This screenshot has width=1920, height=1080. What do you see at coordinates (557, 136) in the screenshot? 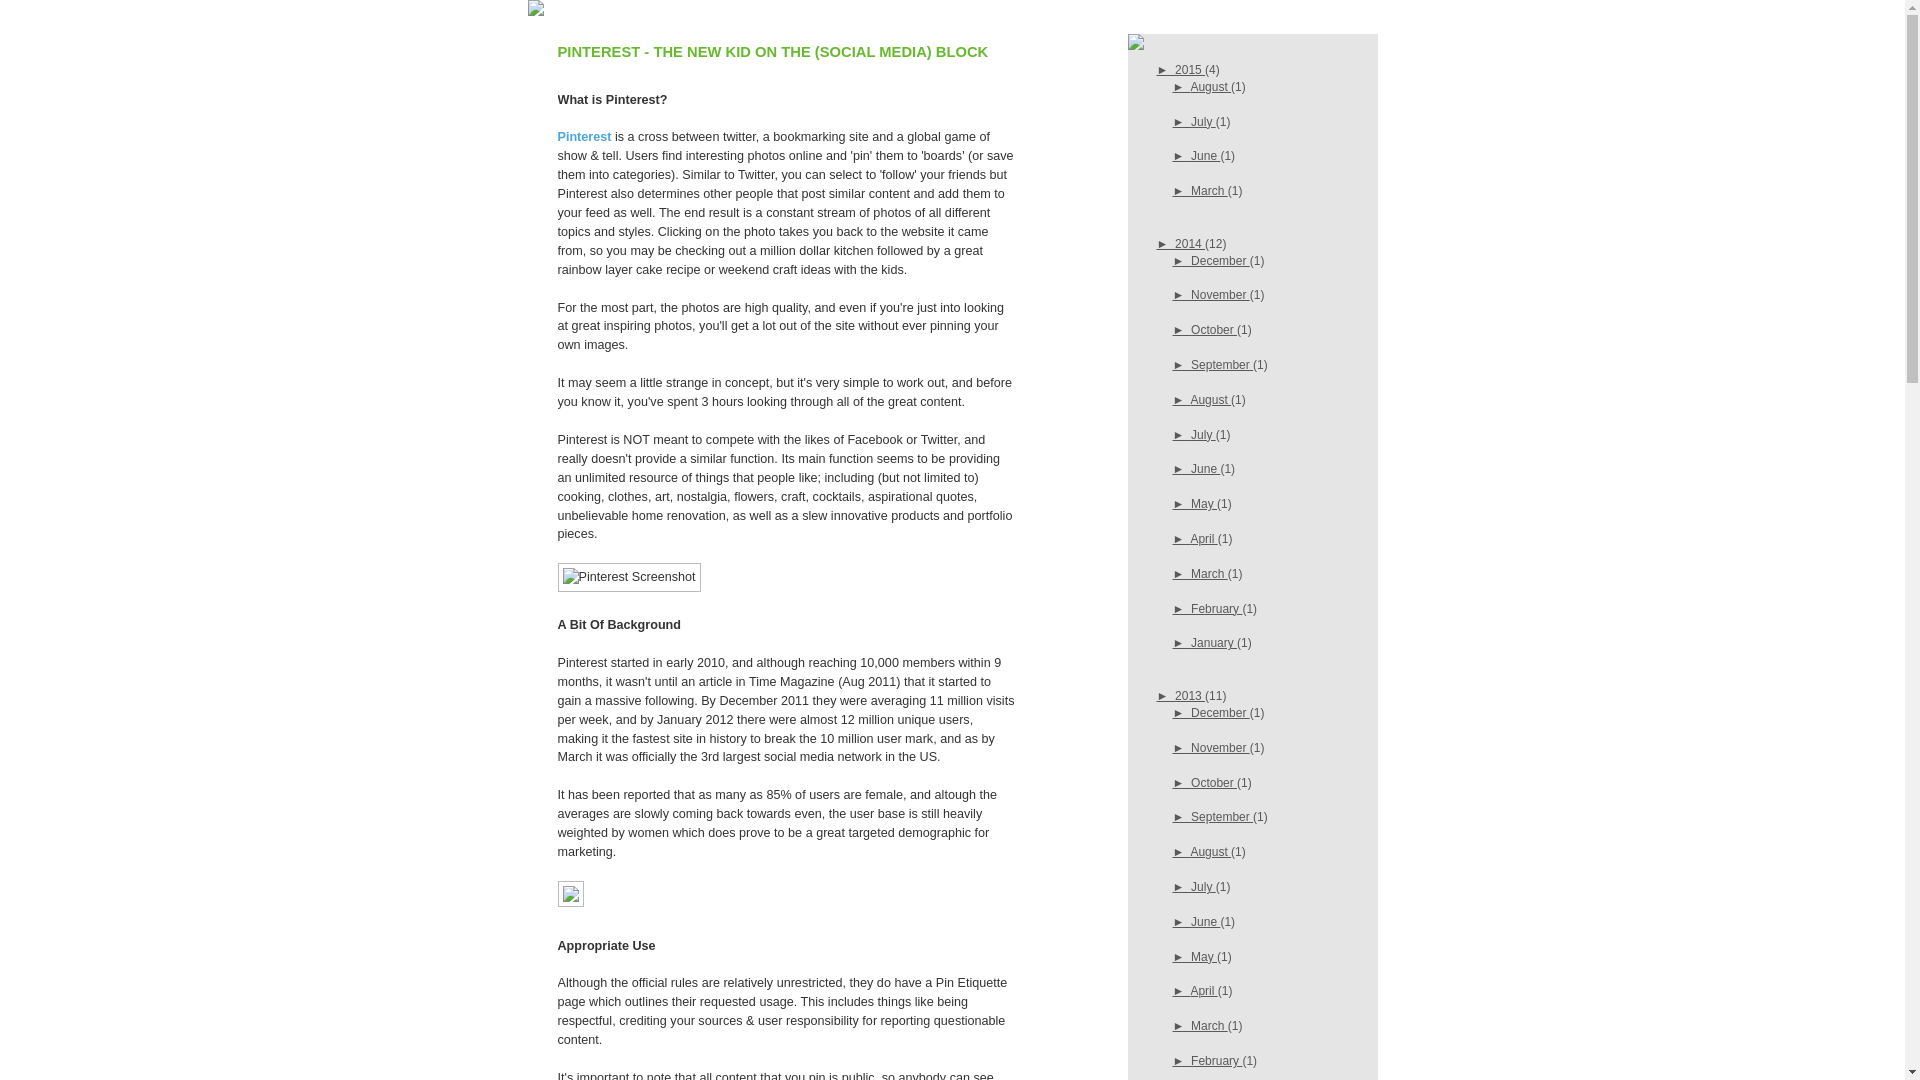
I see `'Pinterest'` at bounding box center [557, 136].